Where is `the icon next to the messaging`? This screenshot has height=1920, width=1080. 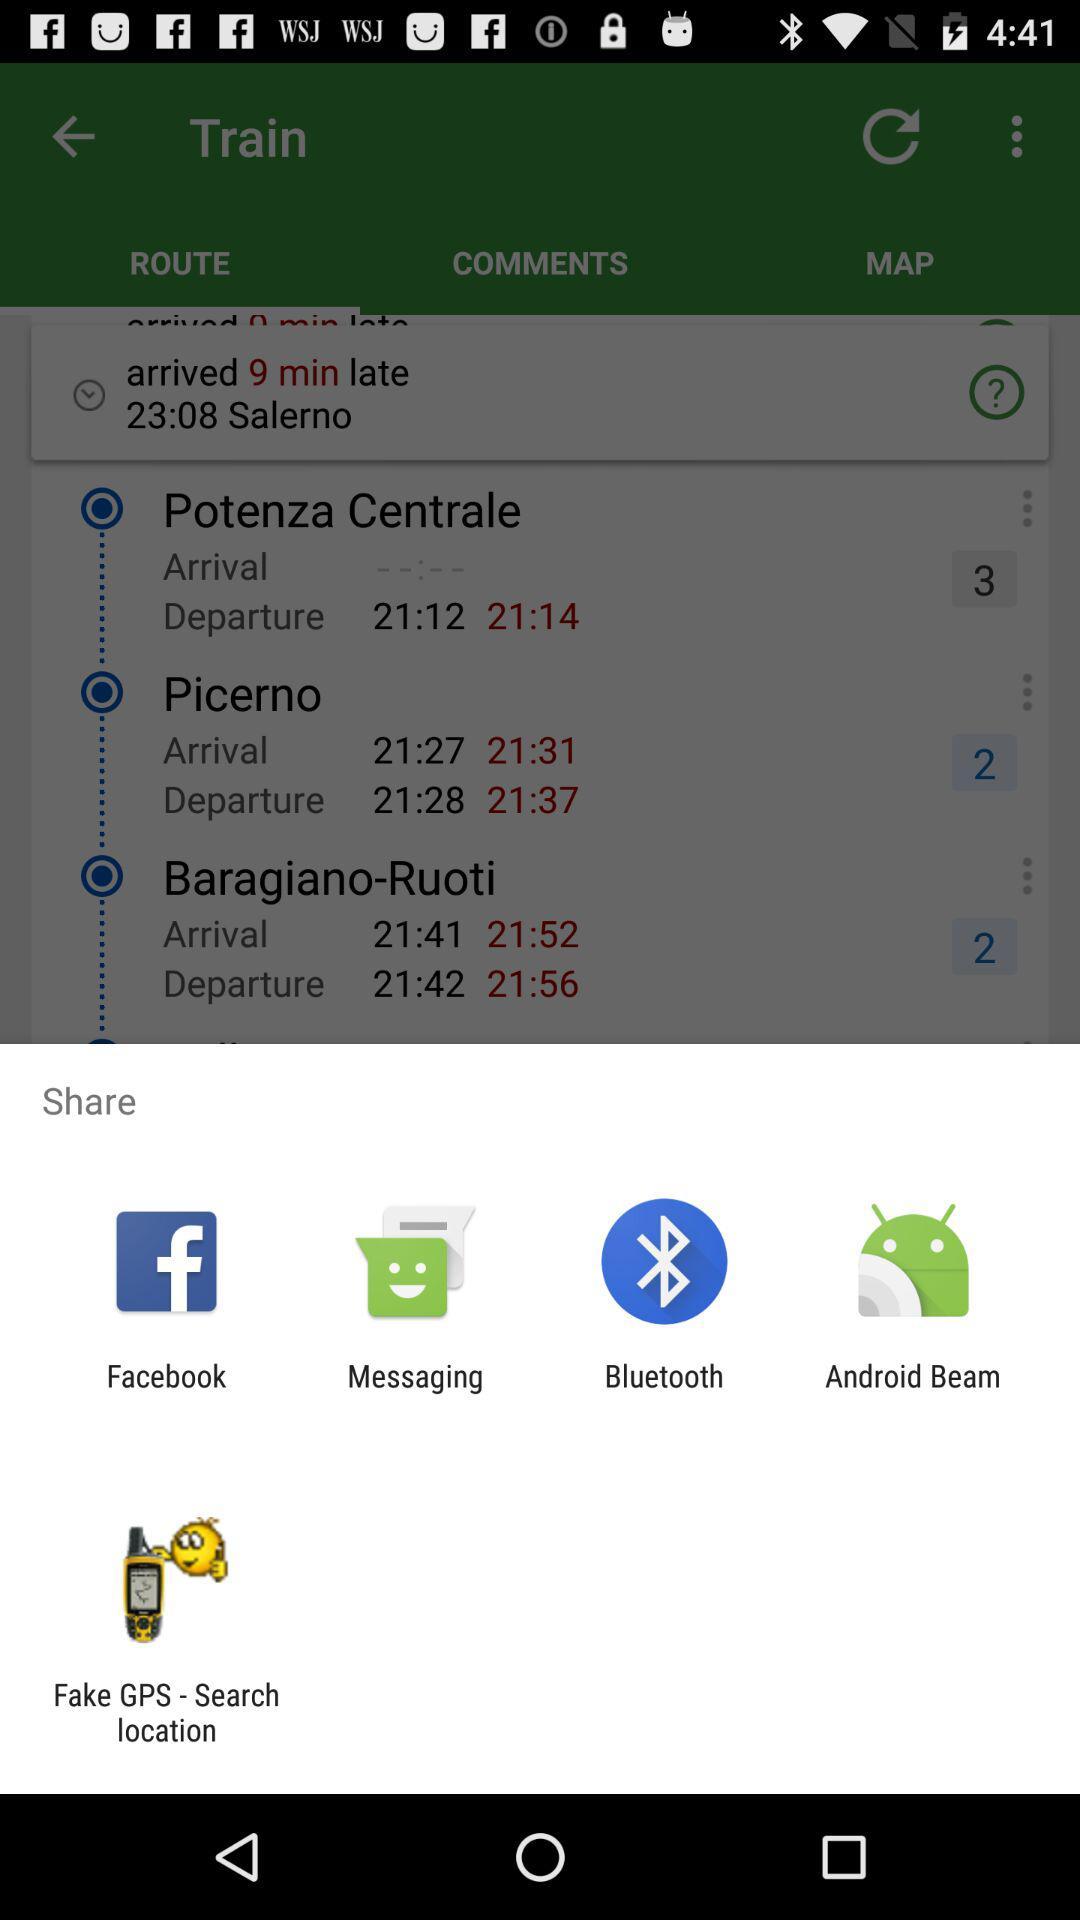 the icon next to the messaging is located at coordinates (664, 1392).